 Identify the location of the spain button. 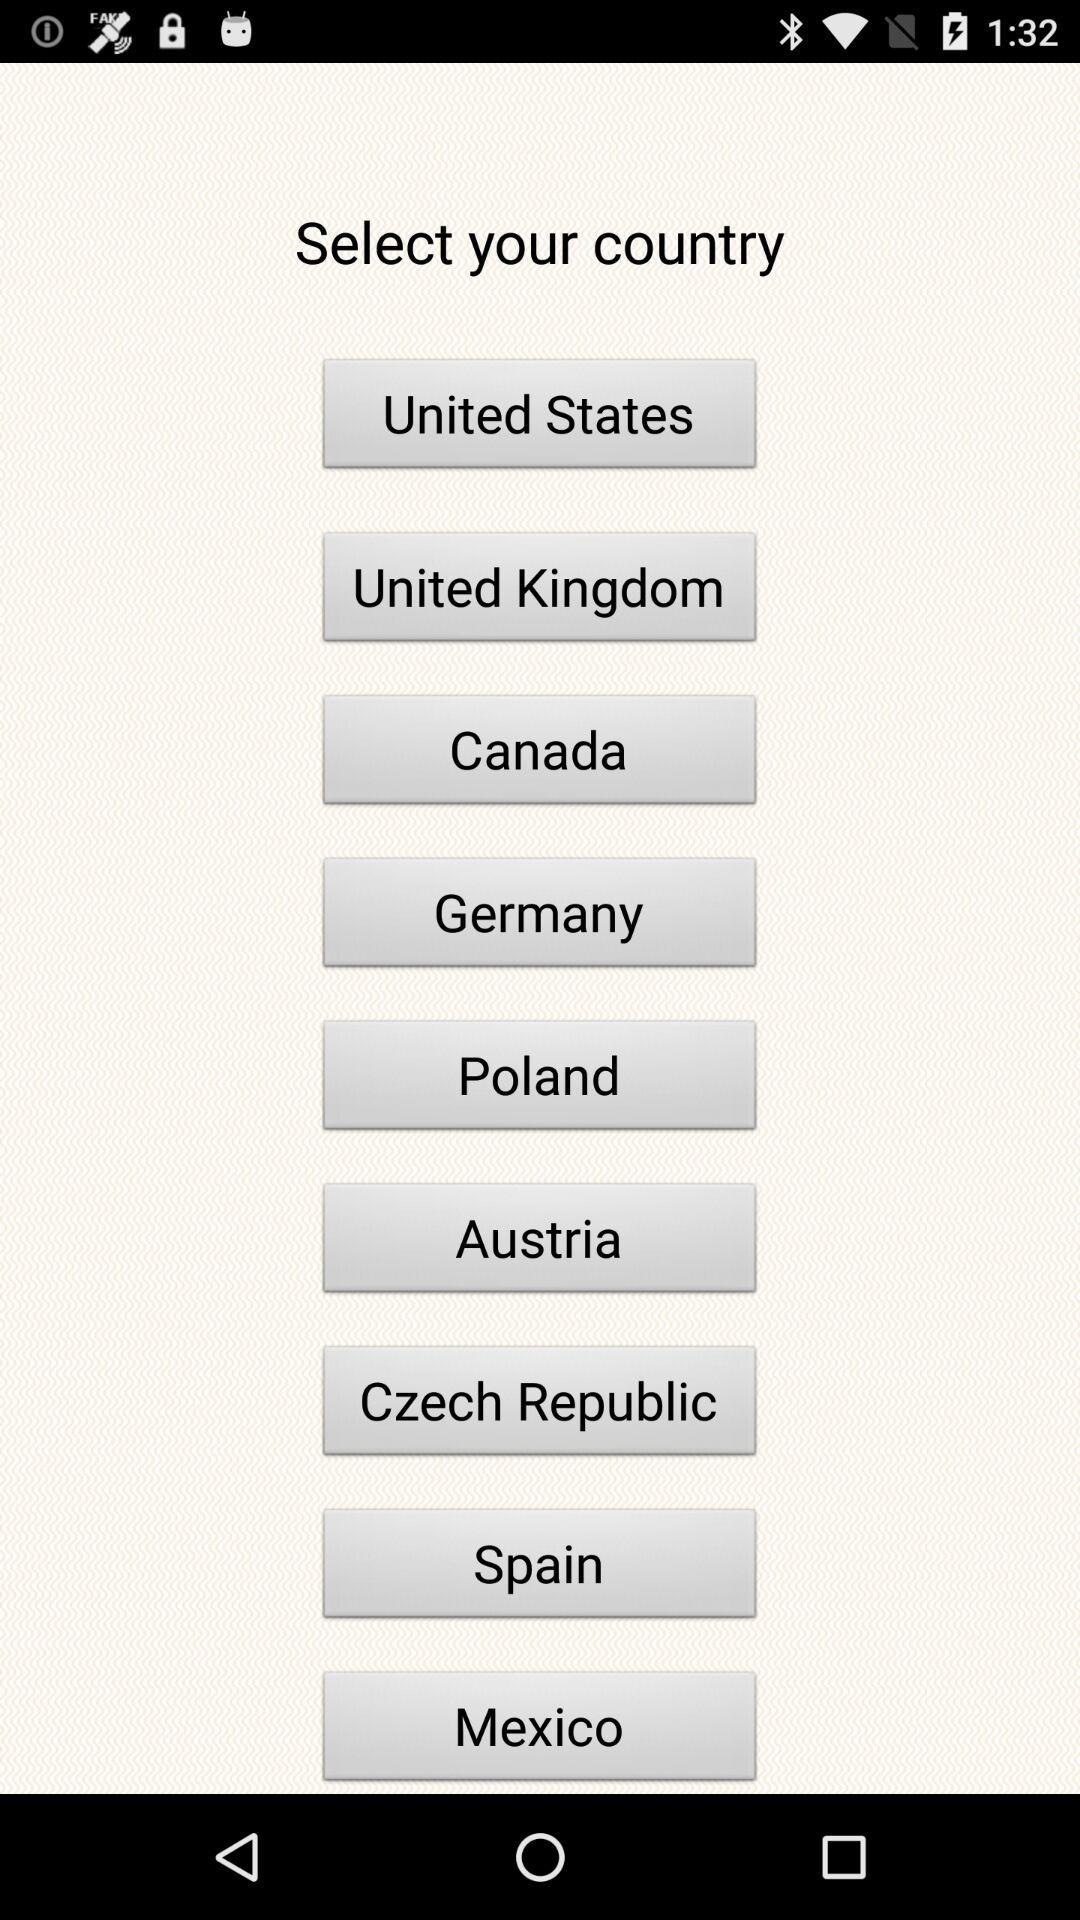
(540, 1568).